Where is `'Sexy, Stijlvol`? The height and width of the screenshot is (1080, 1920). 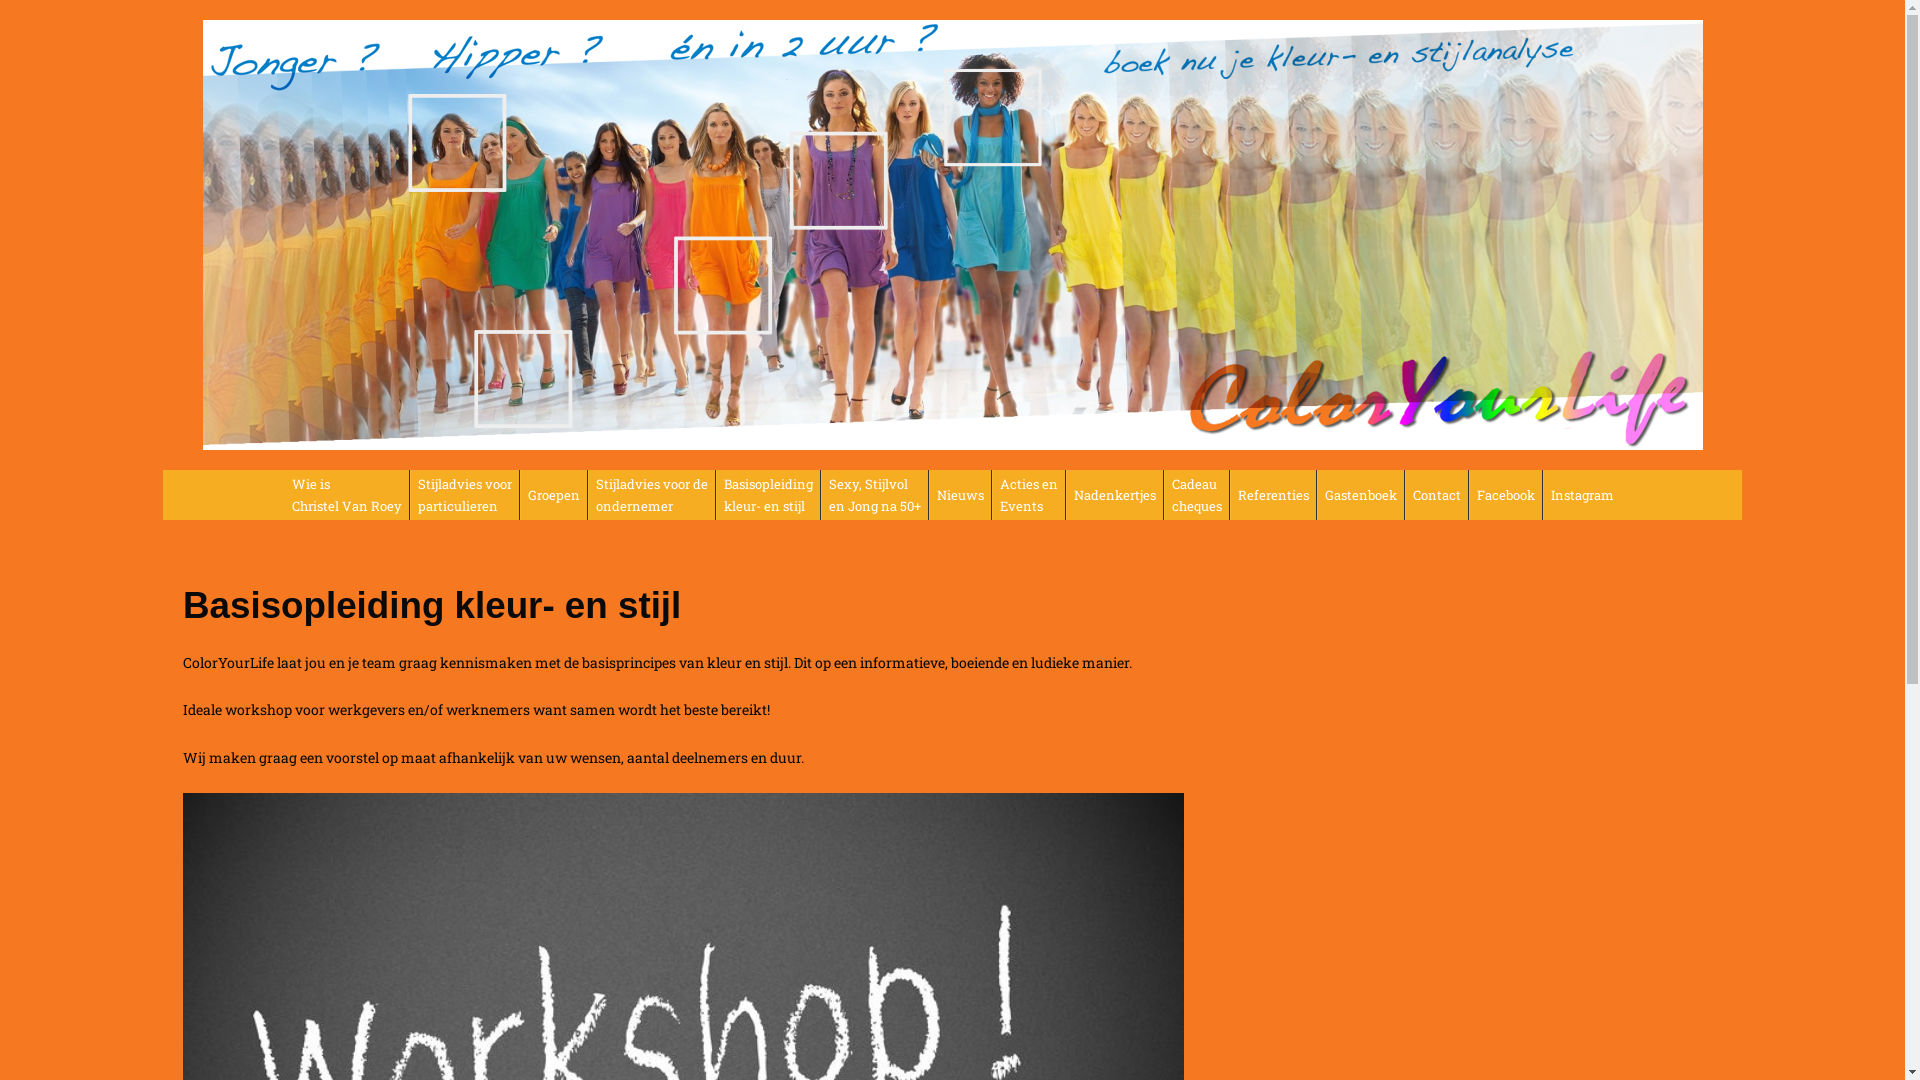
'Sexy, Stijlvol is located at coordinates (874, 494).